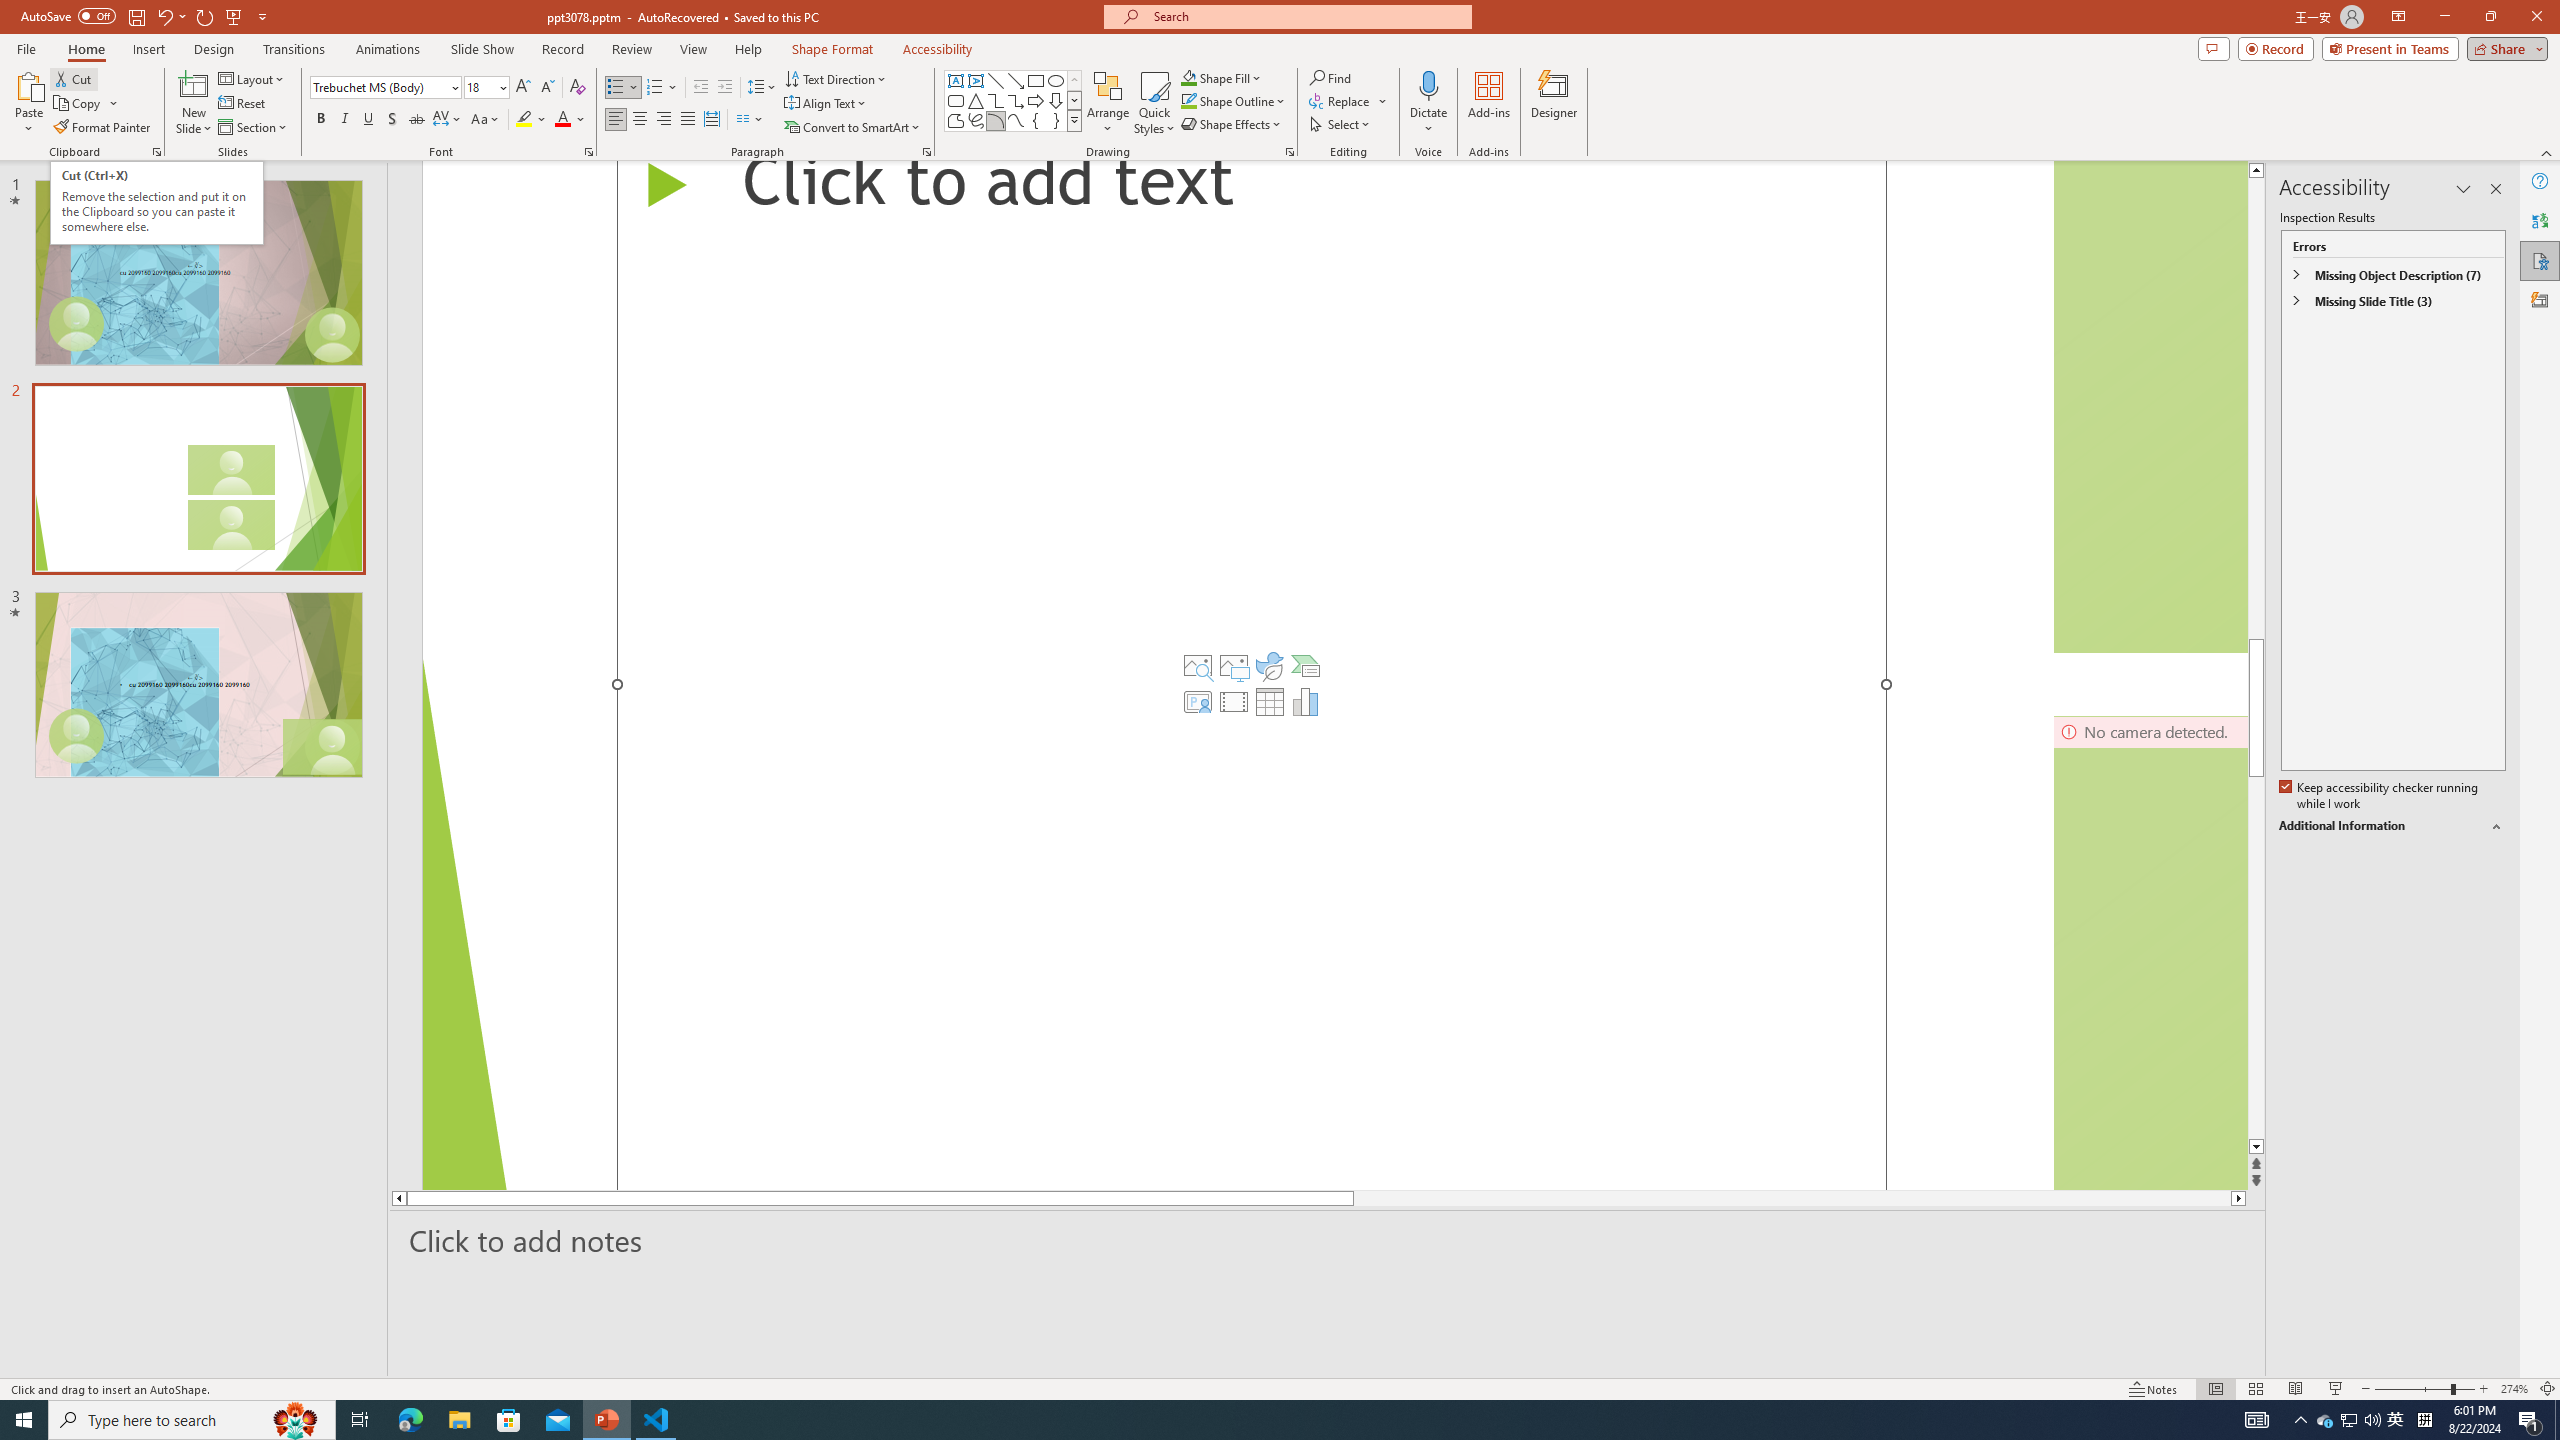 This screenshot has height=1440, width=2560. What do you see at coordinates (2392, 826) in the screenshot?
I see `'Additional Information'` at bounding box center [2392, 826].